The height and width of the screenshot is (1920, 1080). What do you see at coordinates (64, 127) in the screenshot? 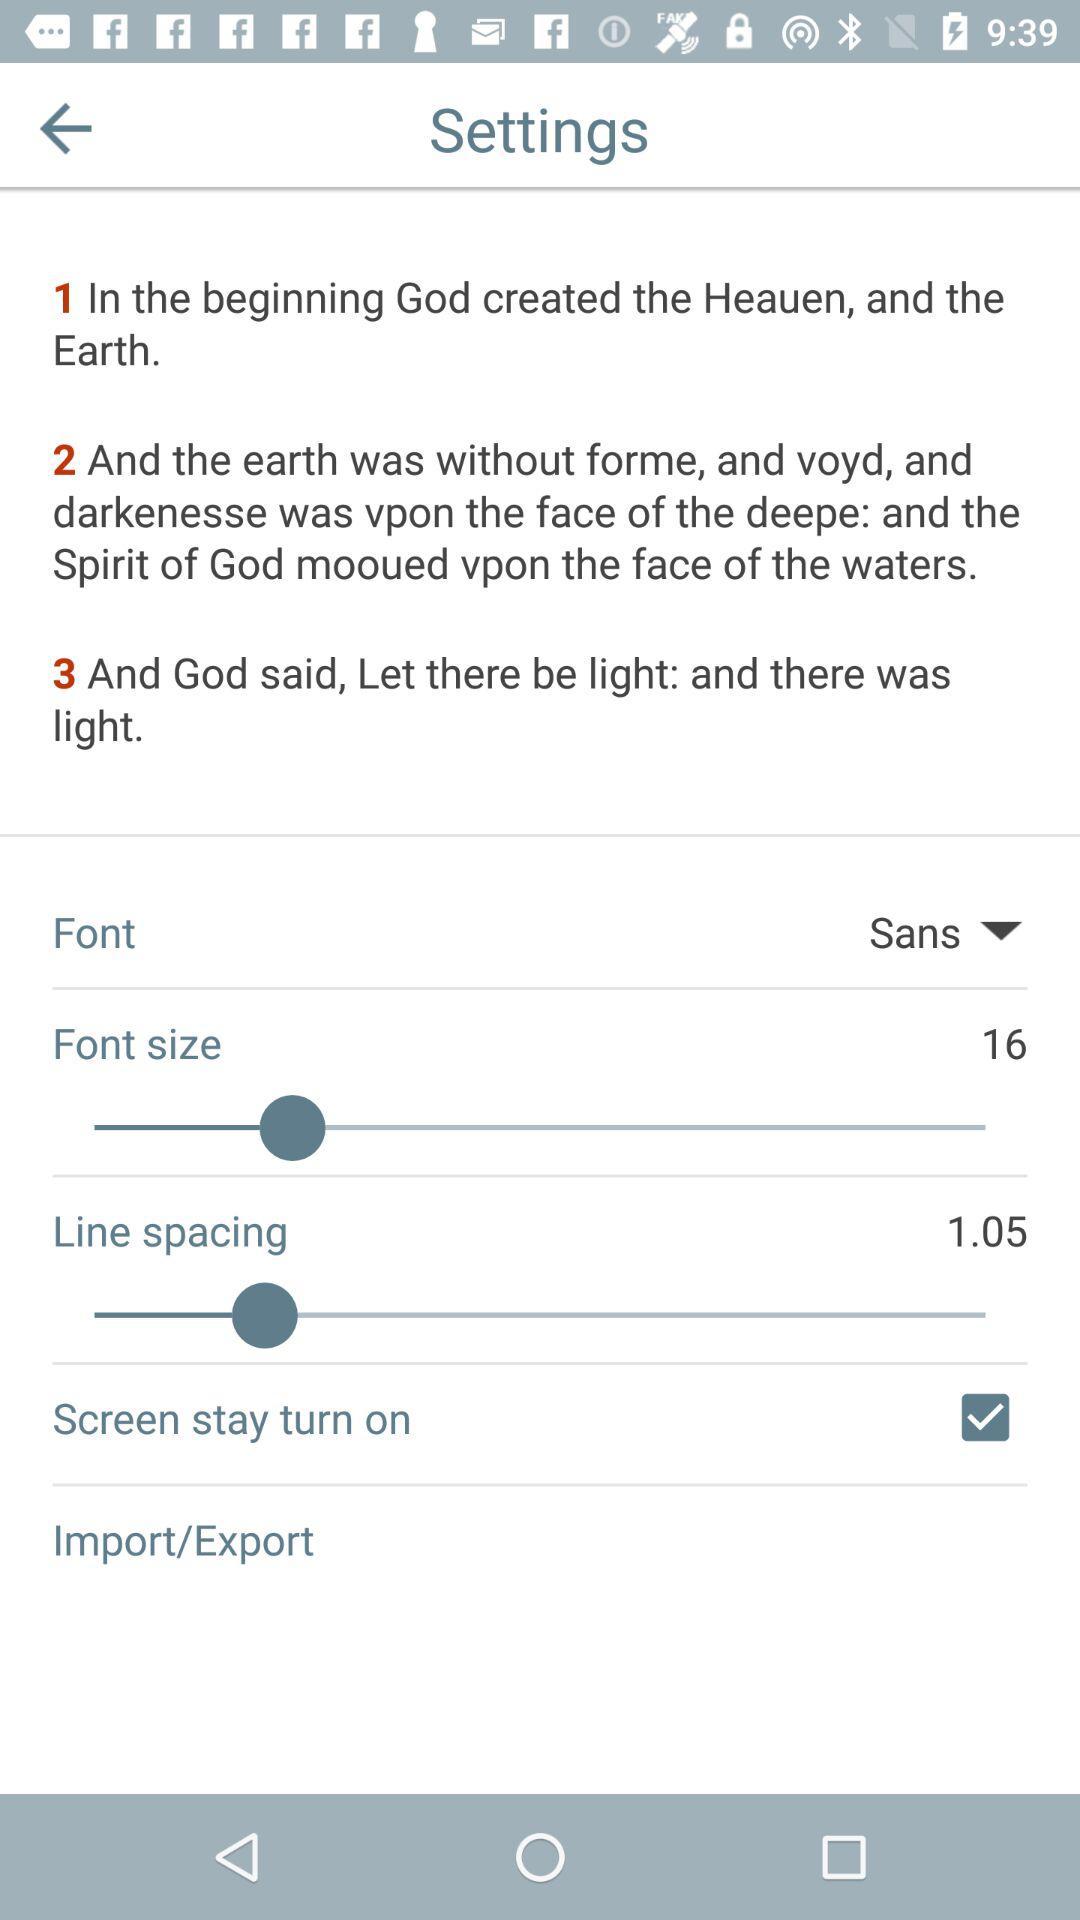
I see `icon next to settings` at bounding box center [64, 127].